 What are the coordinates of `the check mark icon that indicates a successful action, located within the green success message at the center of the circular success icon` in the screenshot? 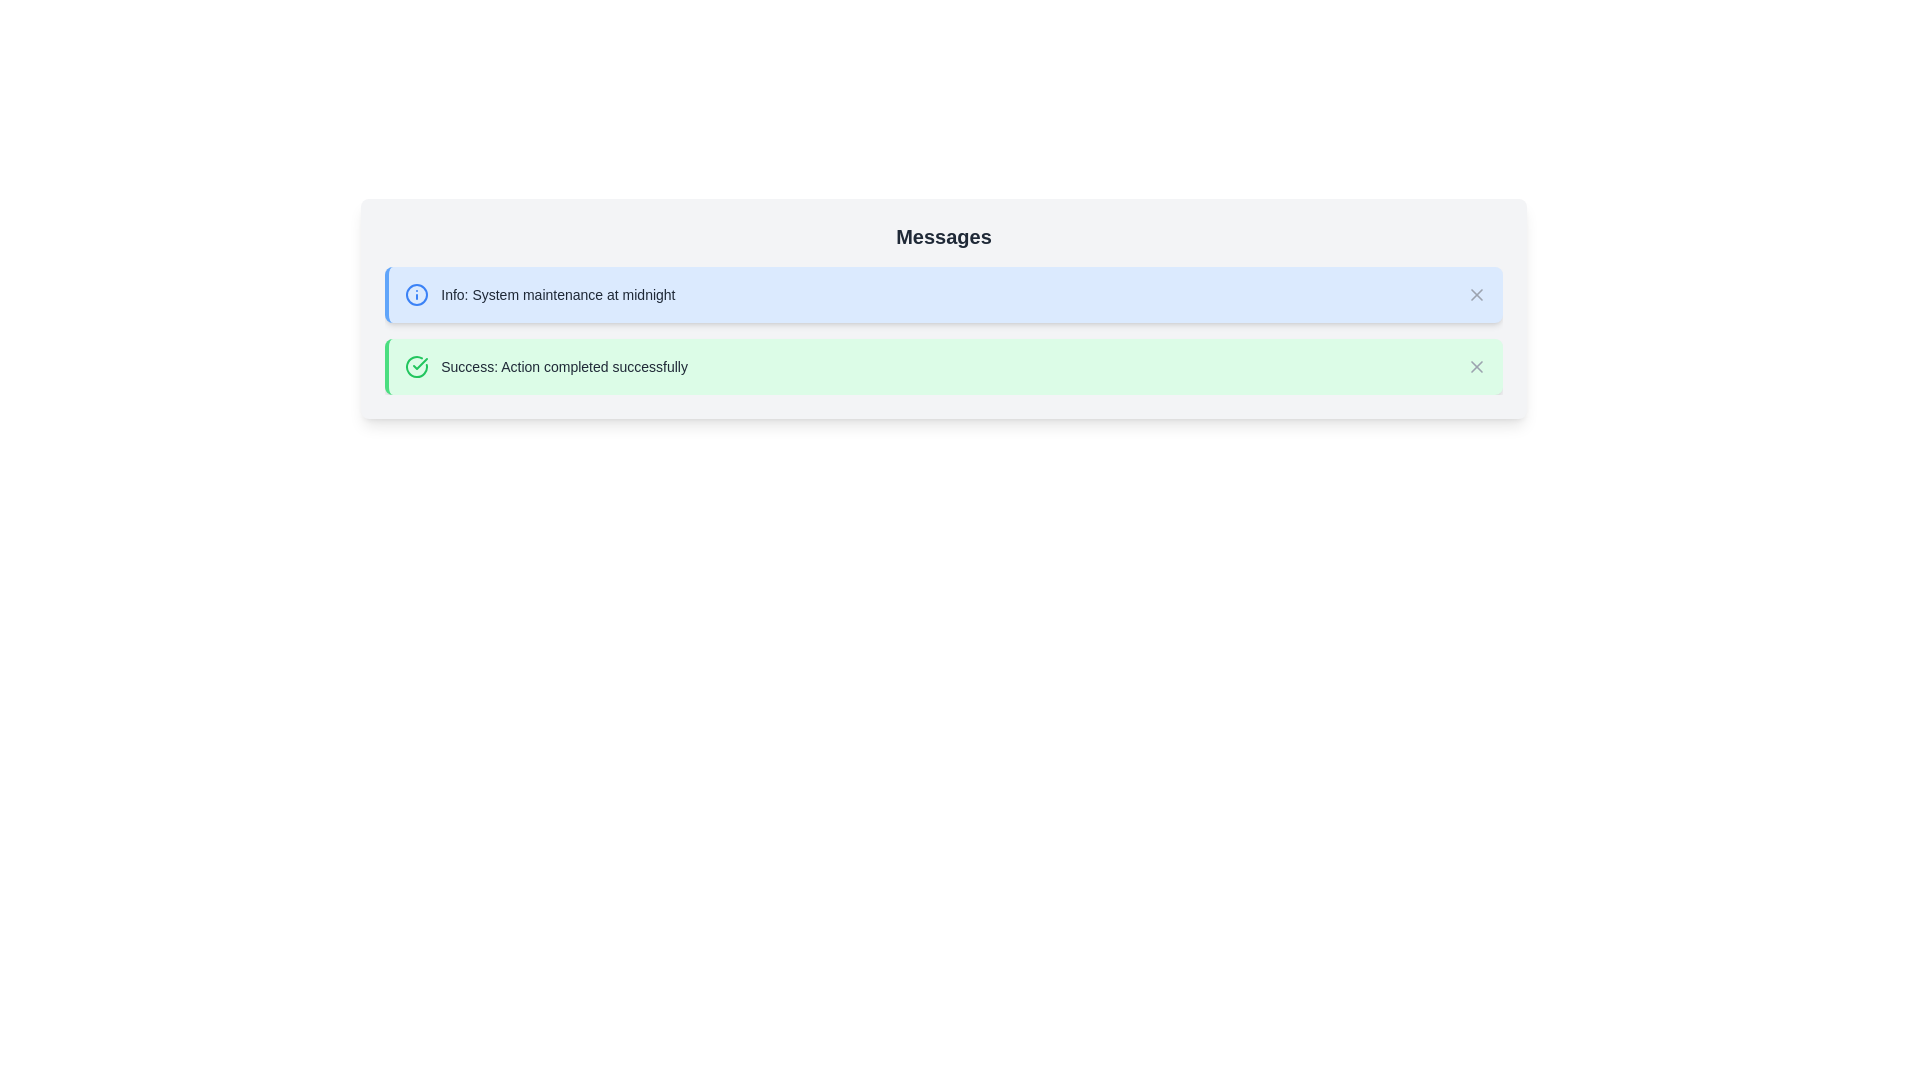 It's located at (419, 363).